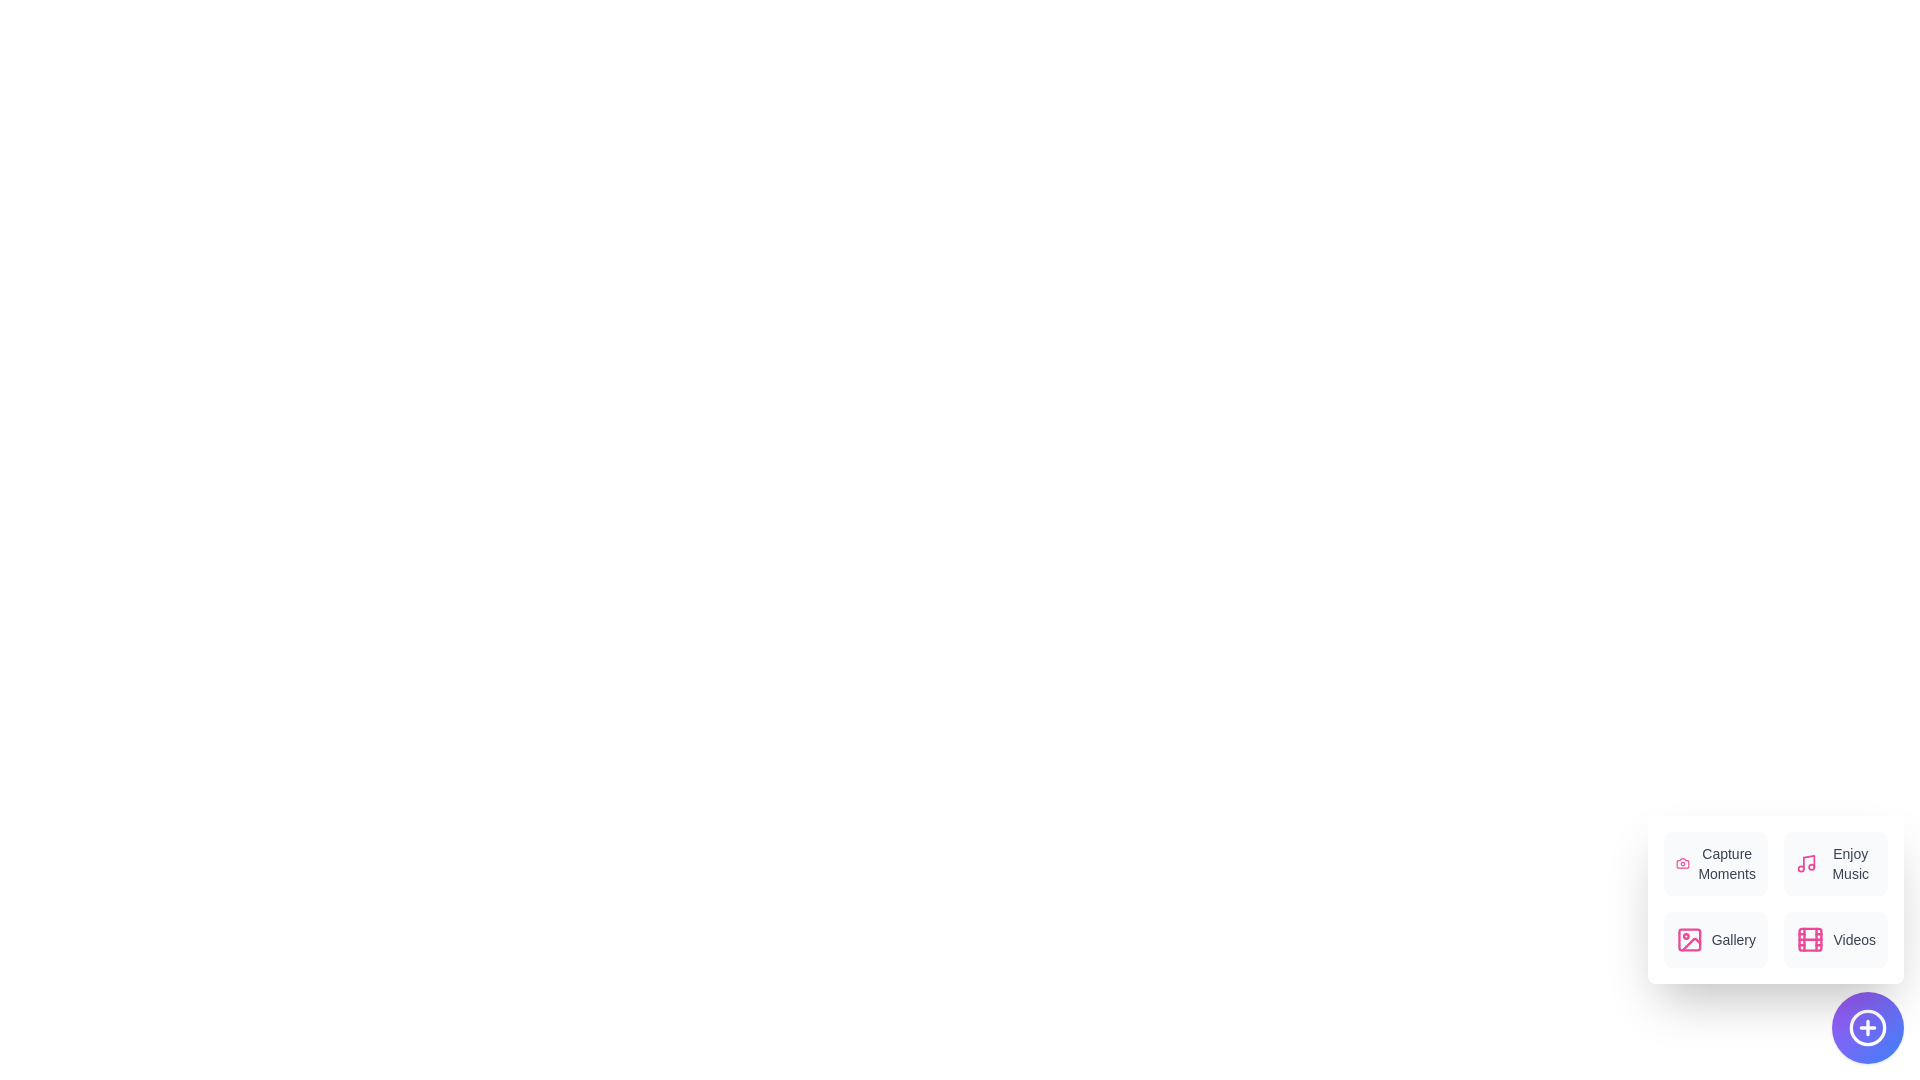  What do you see at coordinates (1715, 940) in the screenshot?
I see `the Gallery from the speed dial menu` at bounding box center [1715, 940].